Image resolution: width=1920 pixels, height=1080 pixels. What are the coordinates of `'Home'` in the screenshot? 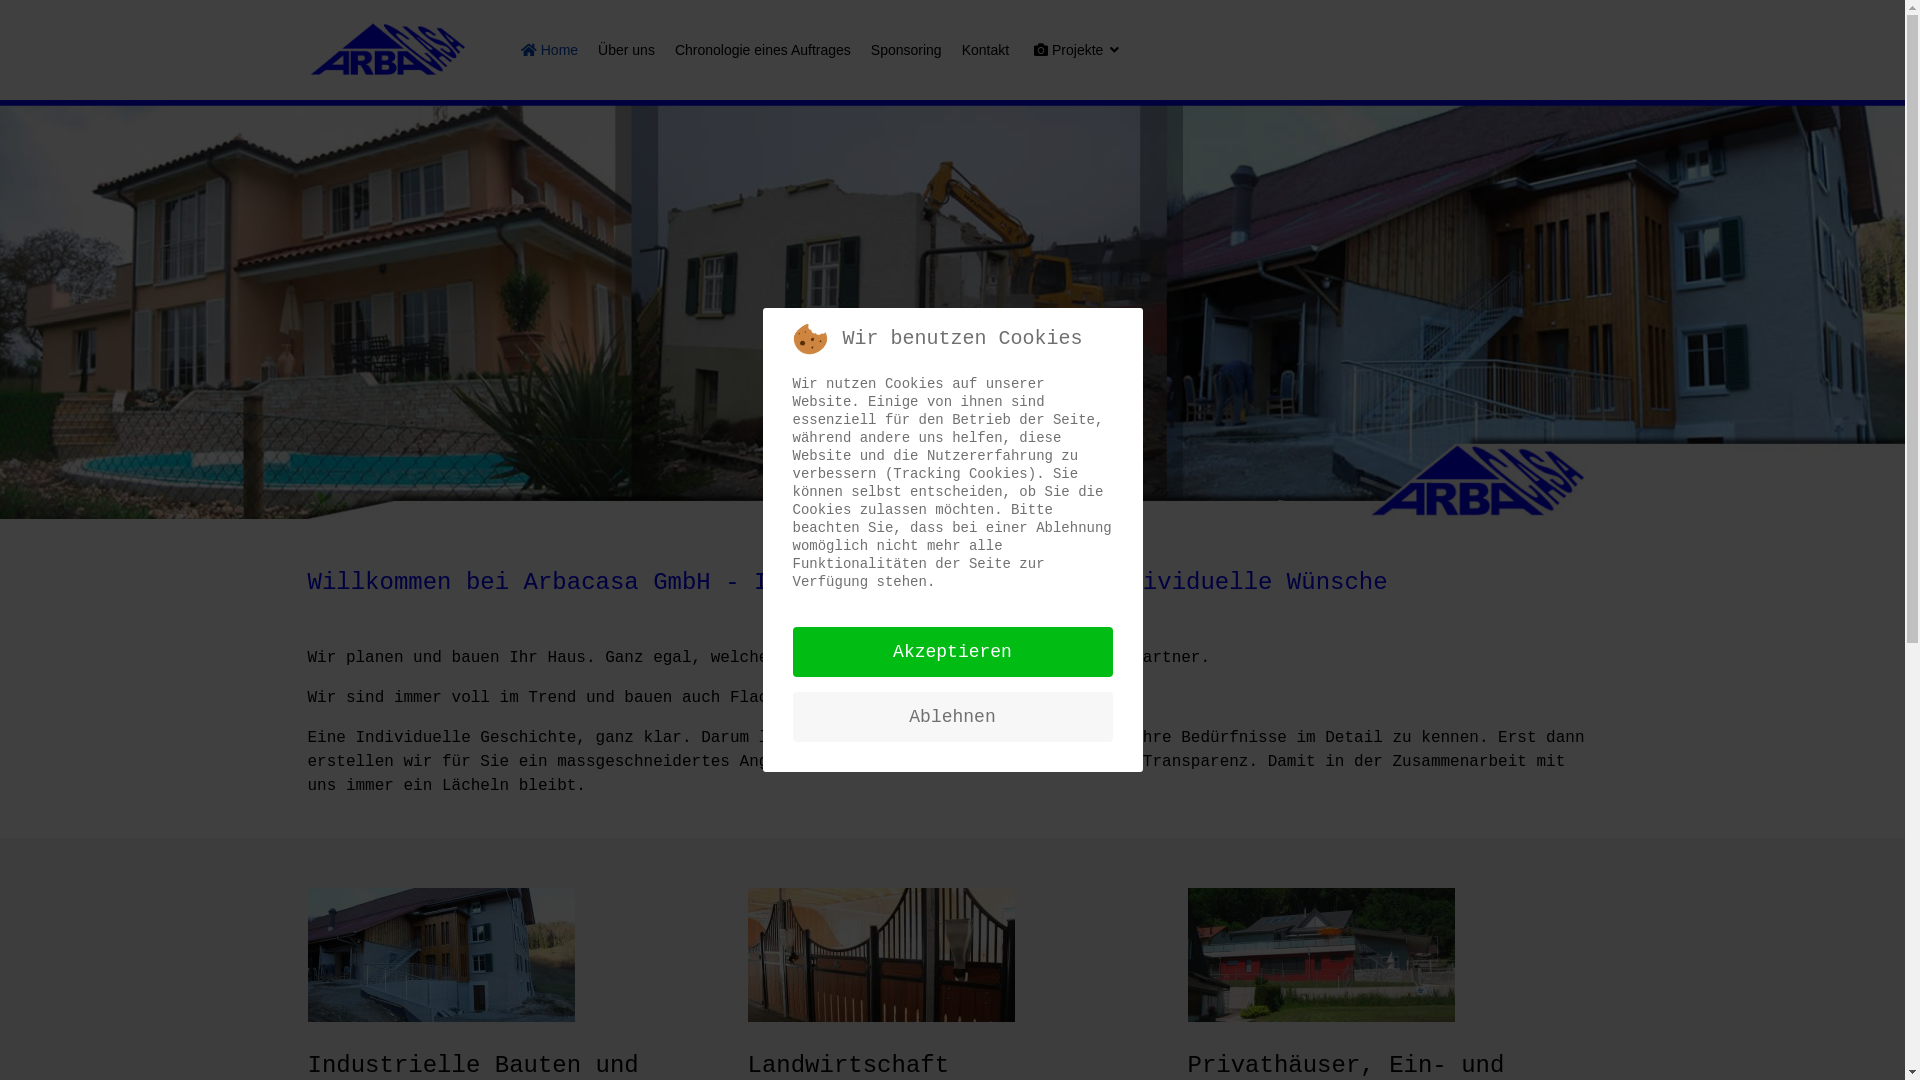 It's located at (549, 49).